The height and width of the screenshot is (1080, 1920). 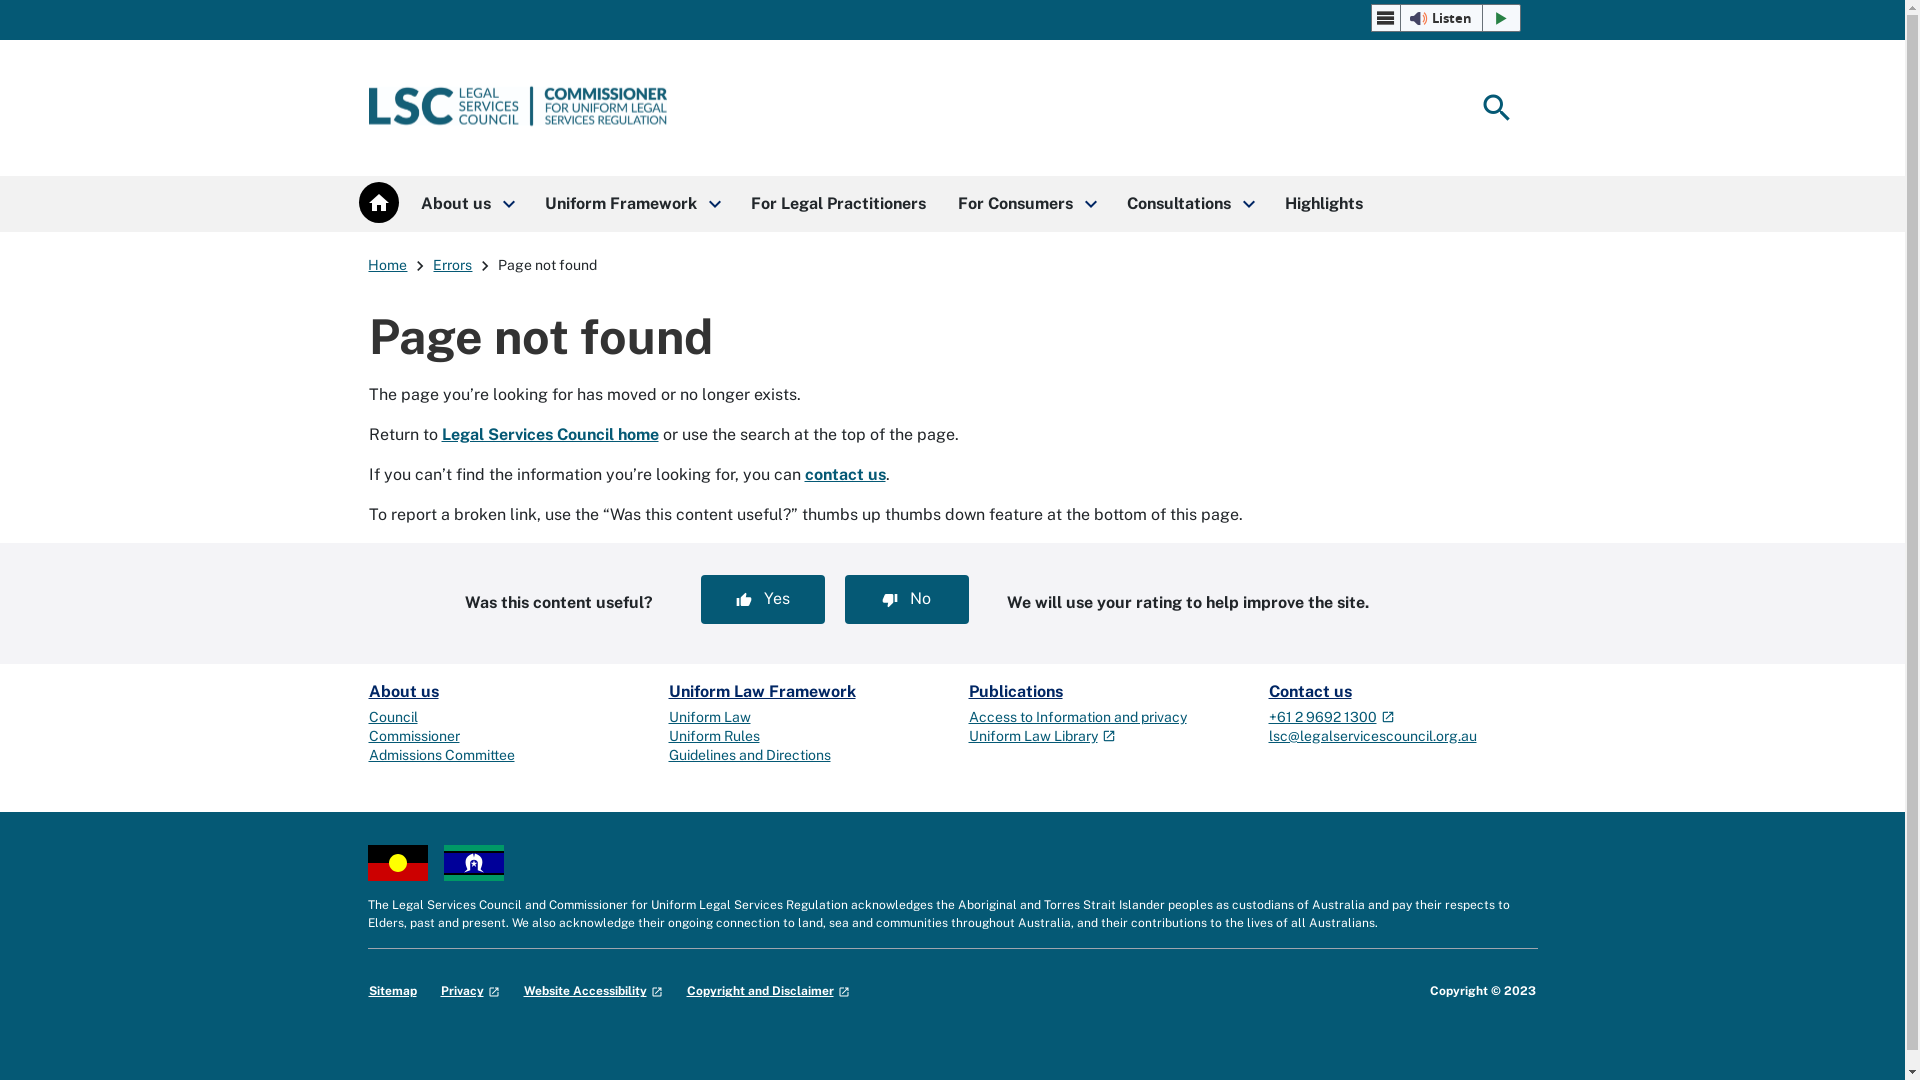 What do you see at coordinates (629, 204) in the screenshot?
I see `'Uniform Framework` at bounding box center [629, 204].